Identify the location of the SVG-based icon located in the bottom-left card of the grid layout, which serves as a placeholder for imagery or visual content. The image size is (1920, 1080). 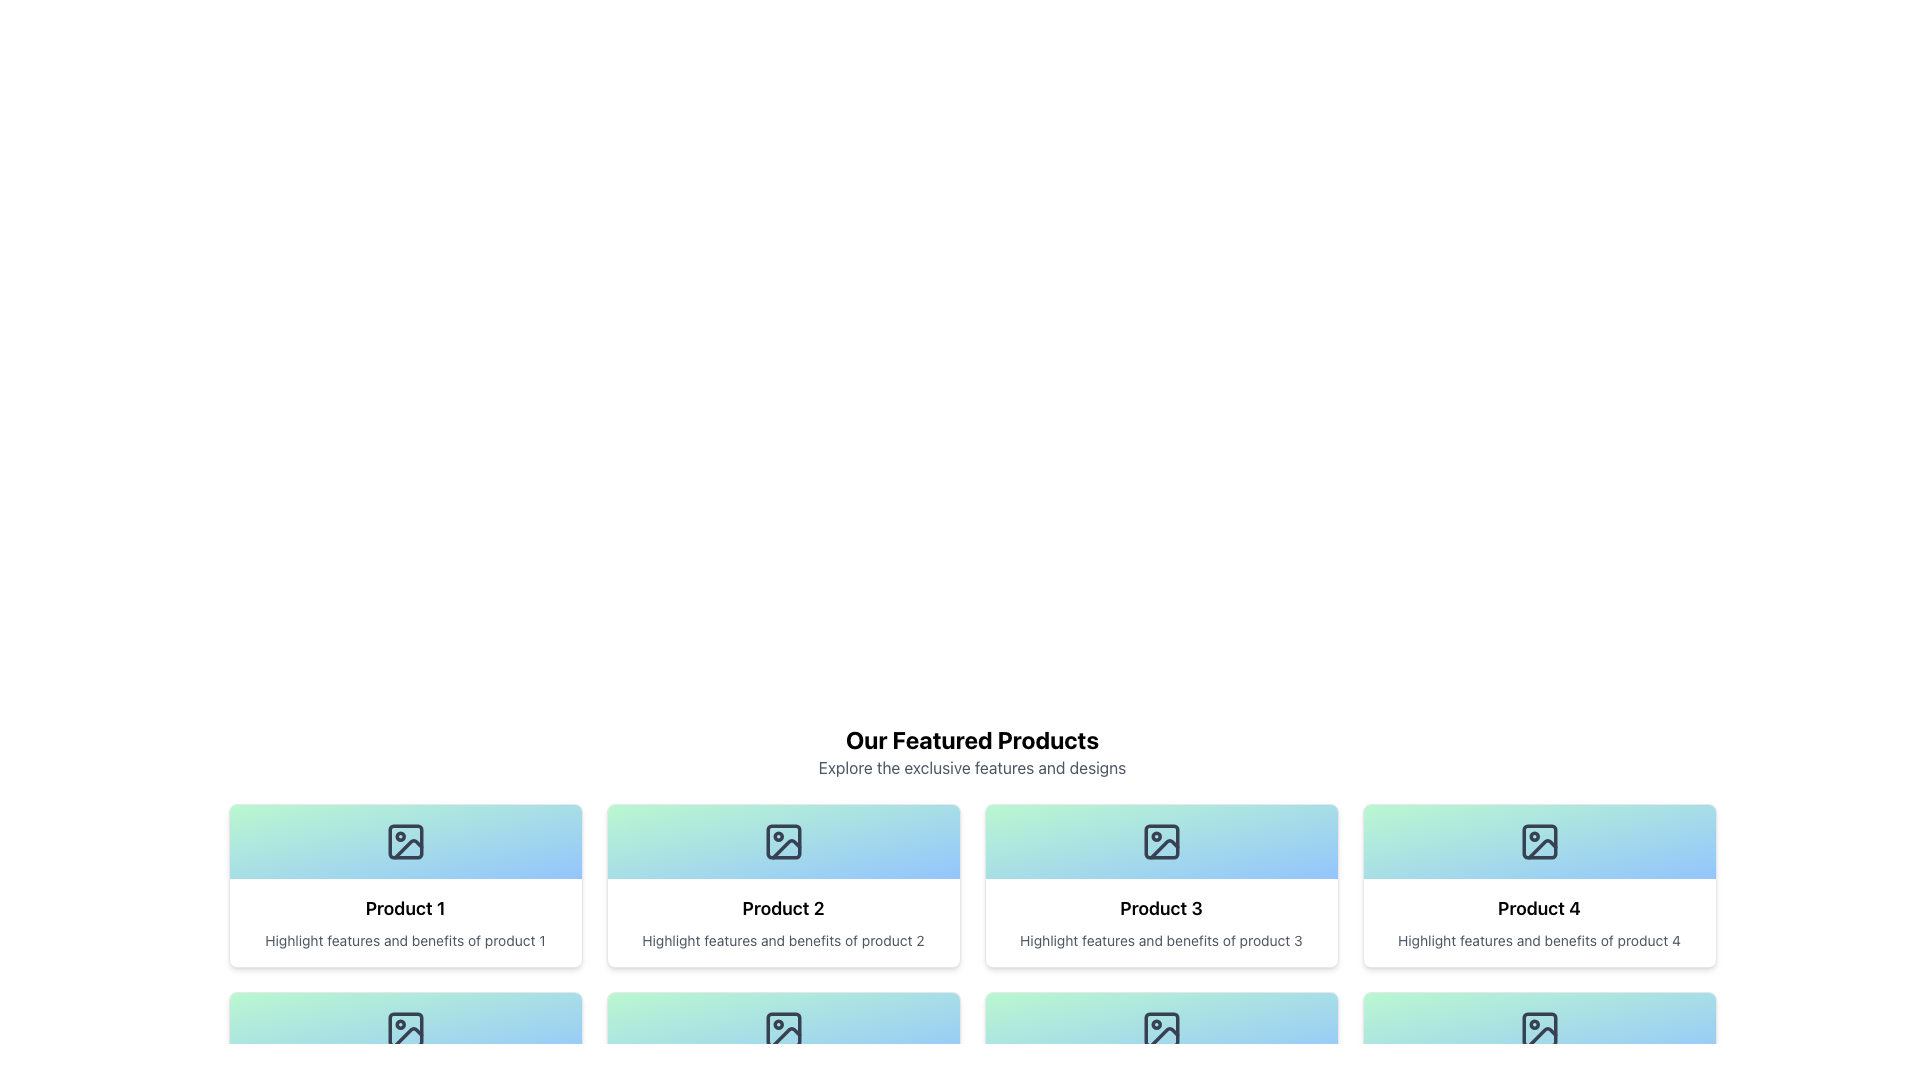
(782, 1029).